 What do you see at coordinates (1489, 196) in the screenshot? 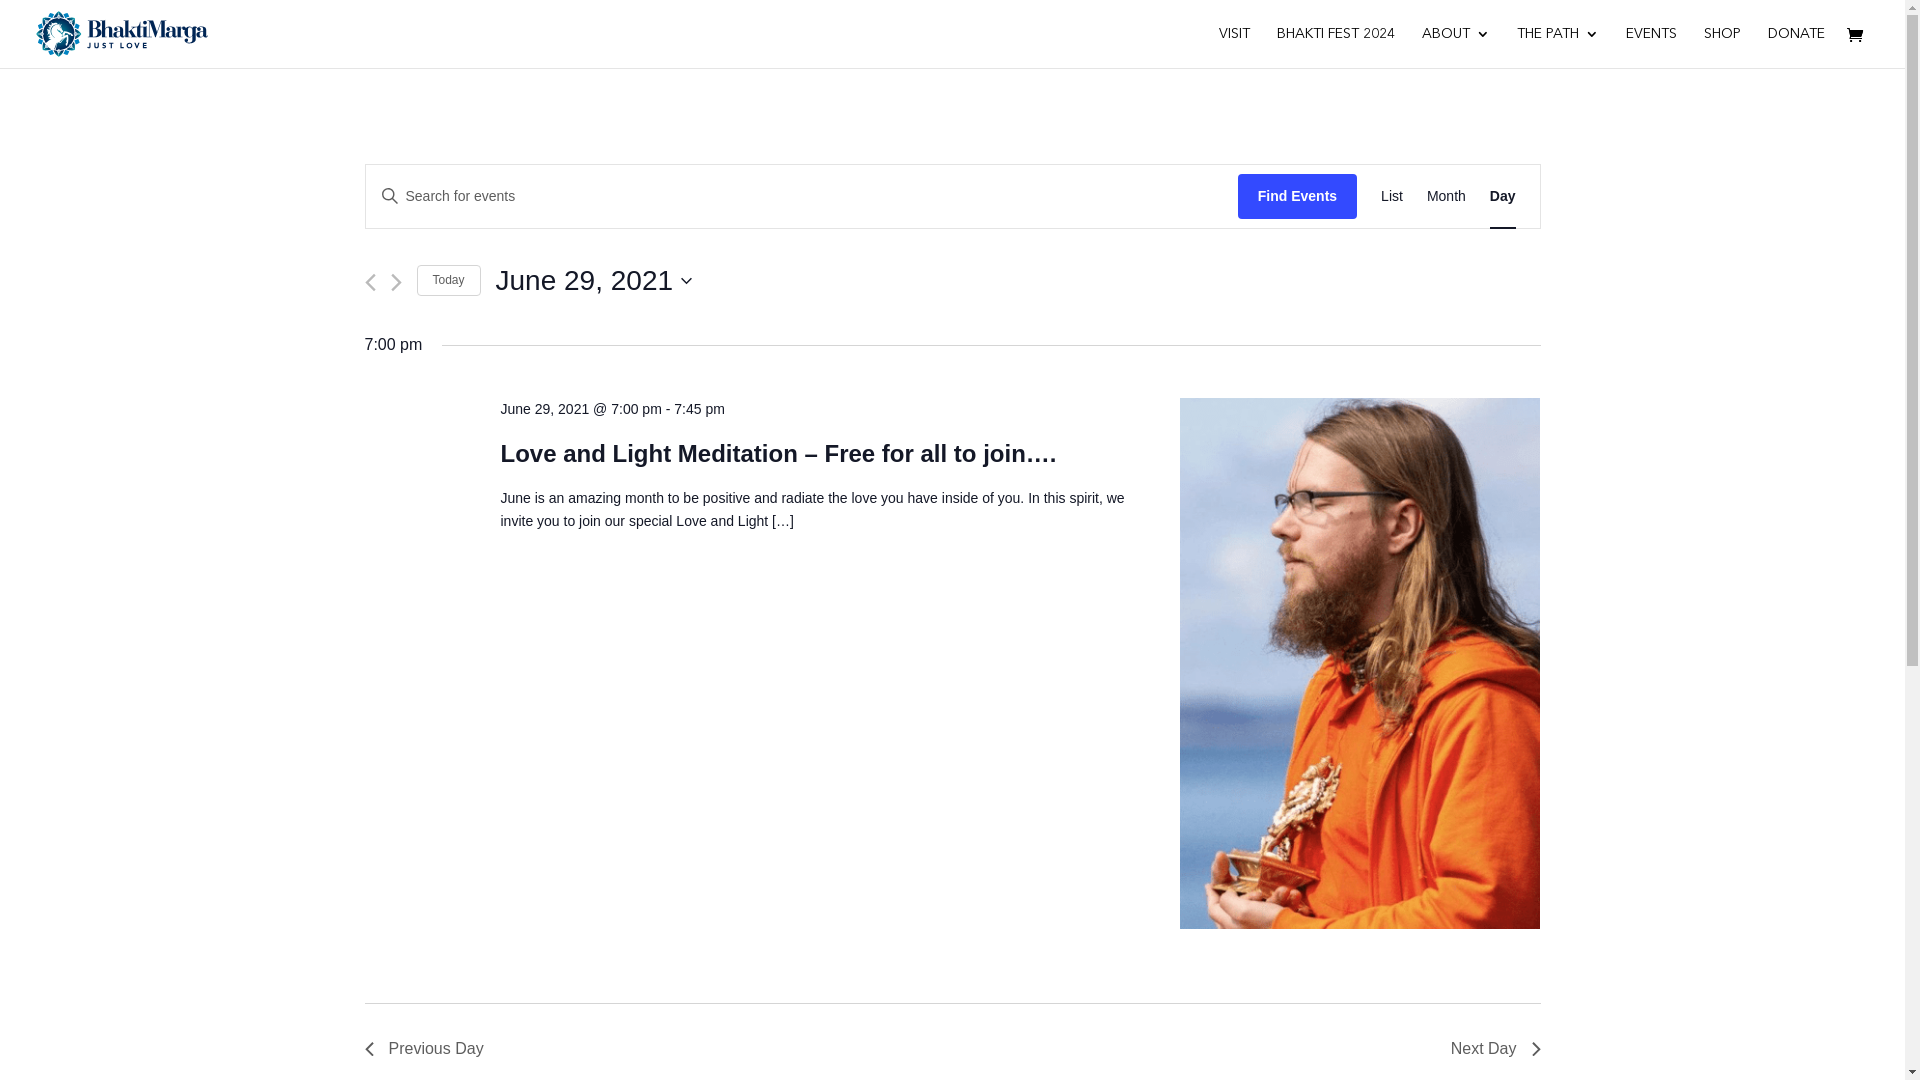
I see `'Day'` at bounding box center [1489, 196].